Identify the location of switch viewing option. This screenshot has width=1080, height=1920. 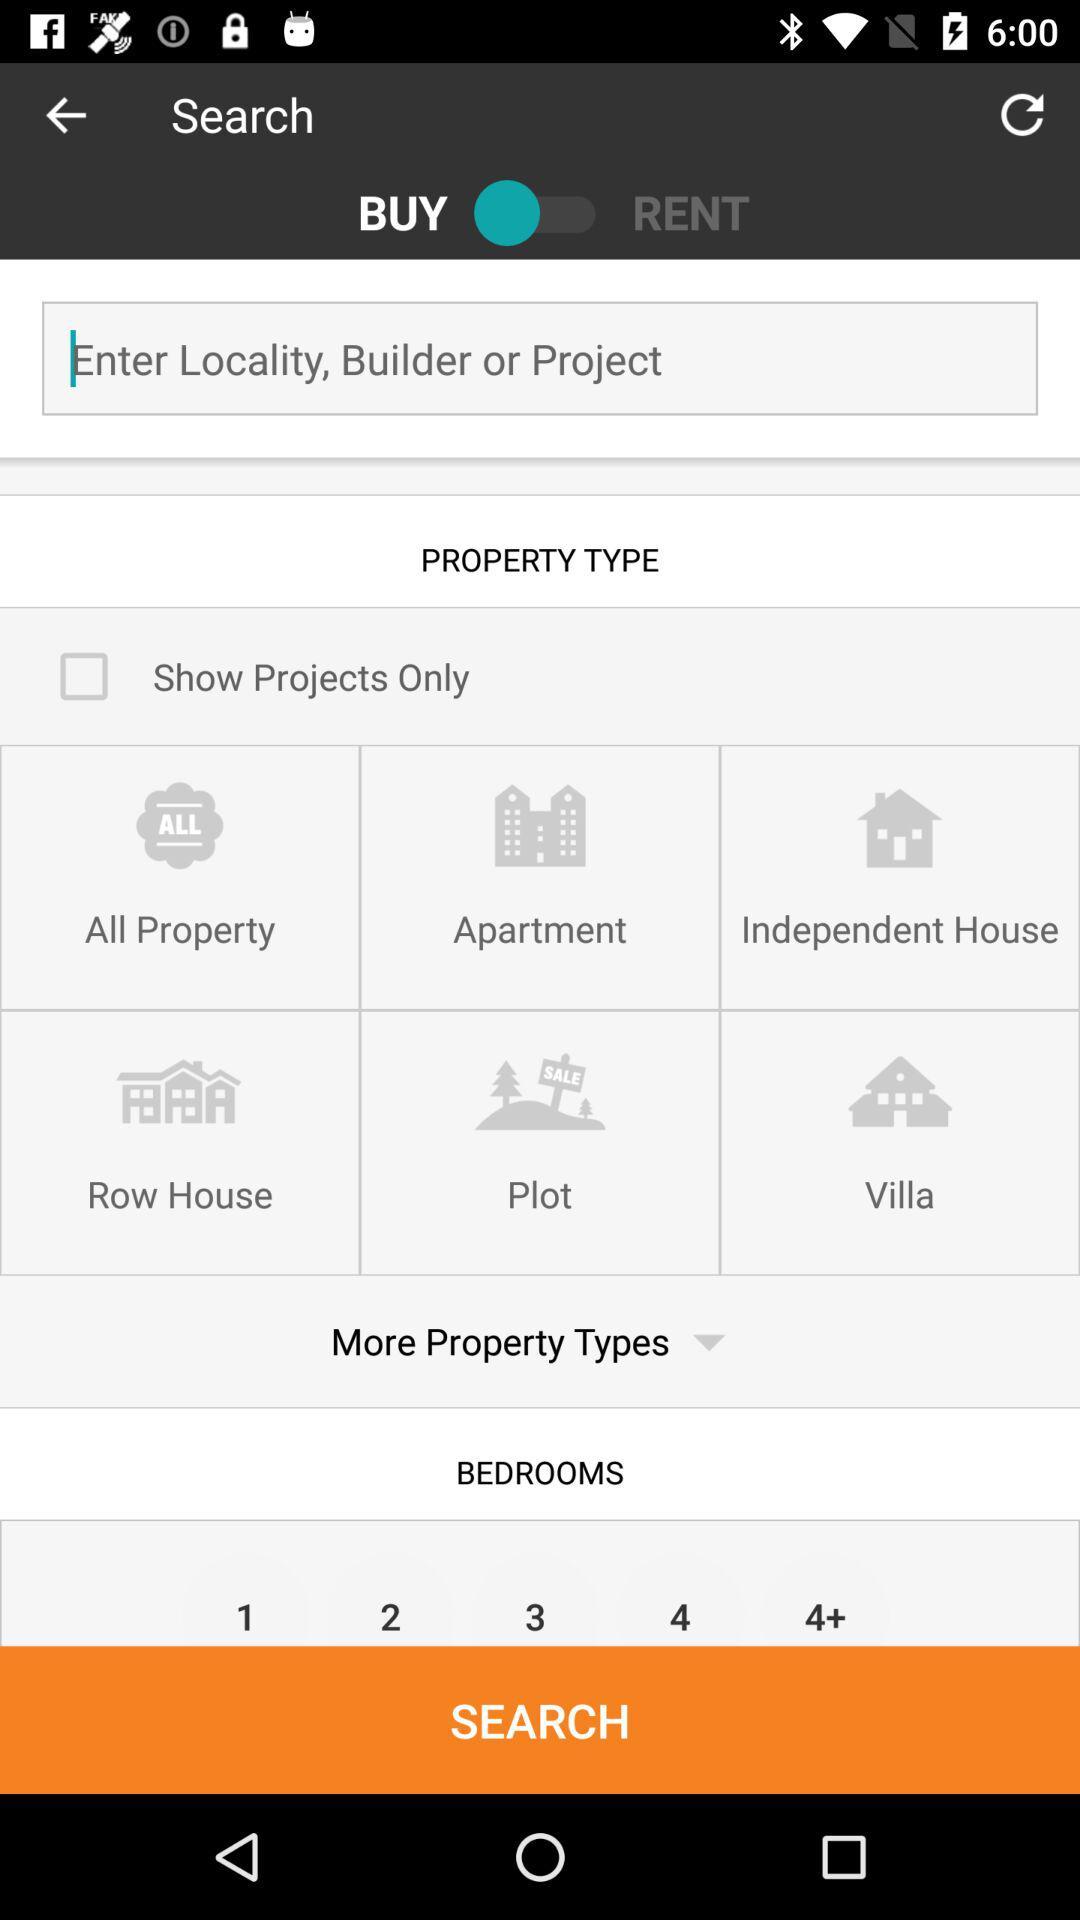
(540, 212).